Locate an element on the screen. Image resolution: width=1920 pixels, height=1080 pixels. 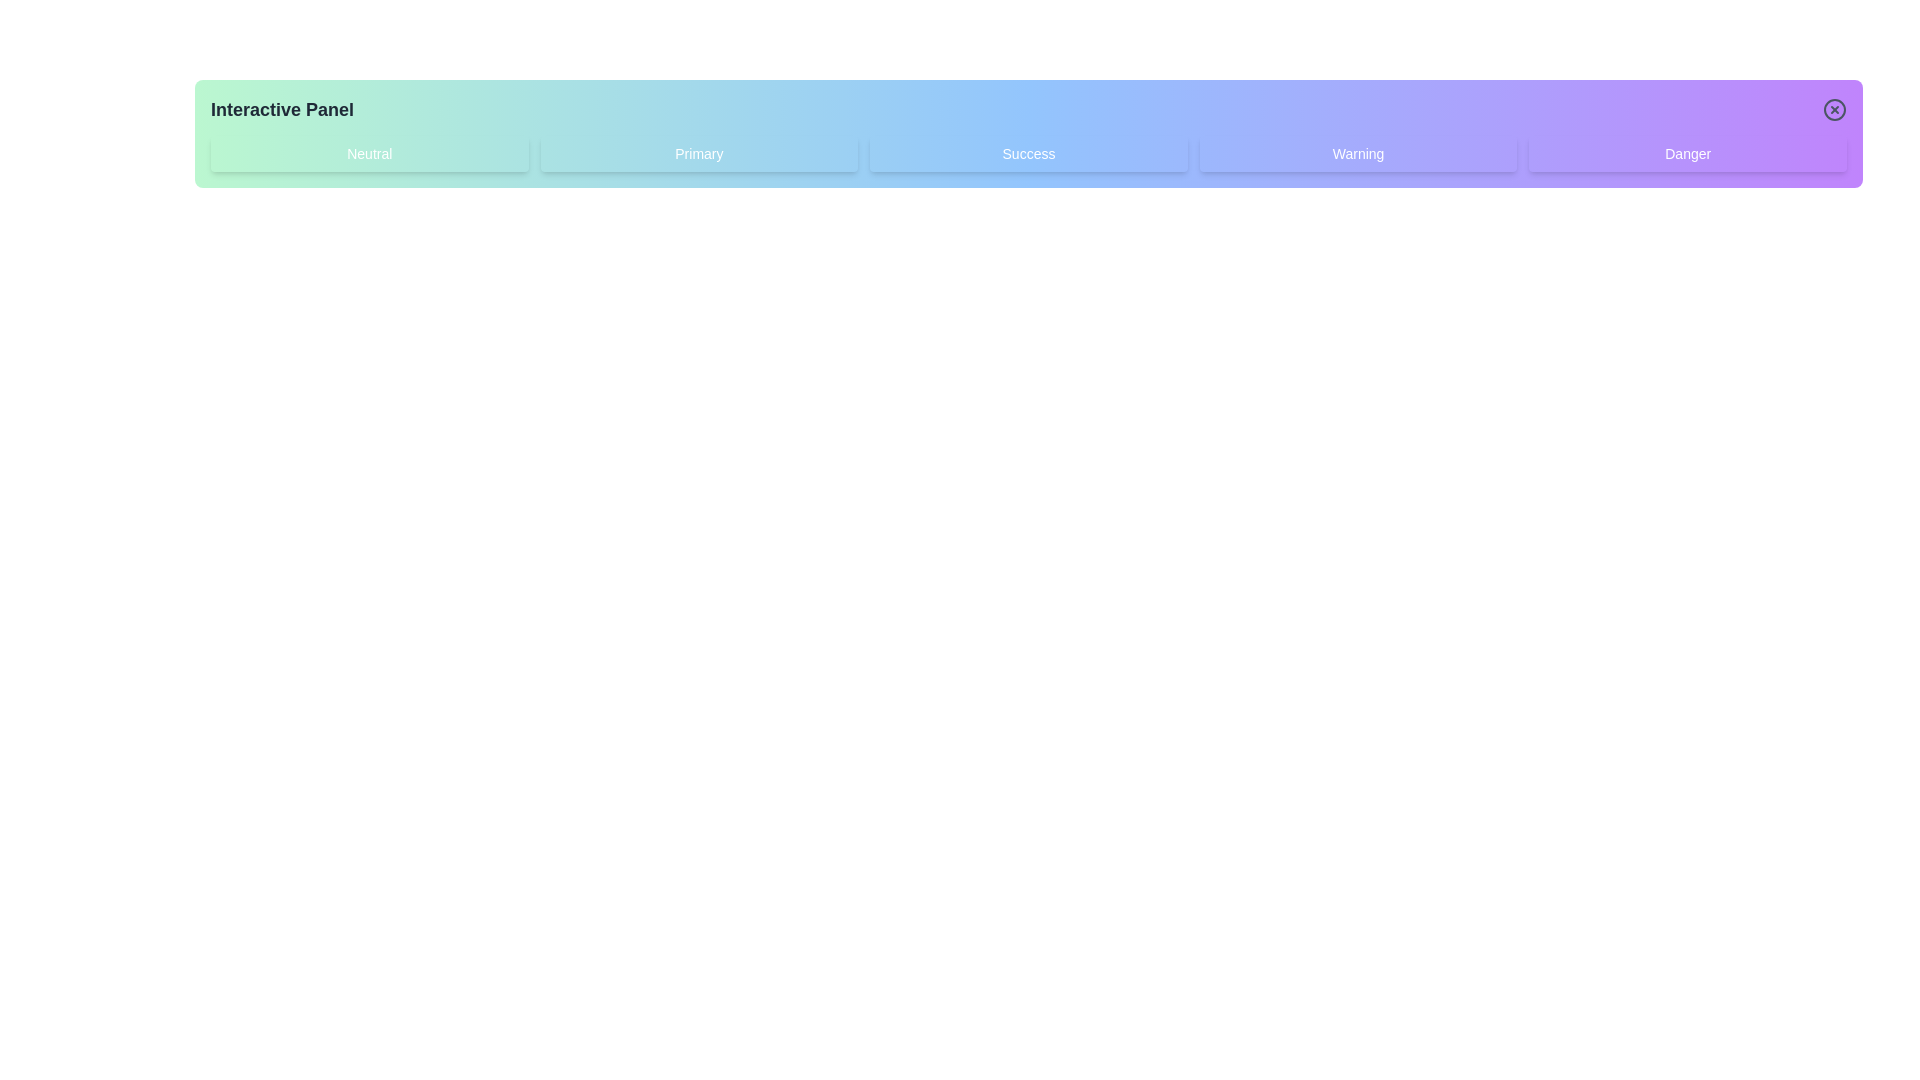
the 'Warning' button, which is the fourth button in a row of five is located at coordinates (1358, 153).